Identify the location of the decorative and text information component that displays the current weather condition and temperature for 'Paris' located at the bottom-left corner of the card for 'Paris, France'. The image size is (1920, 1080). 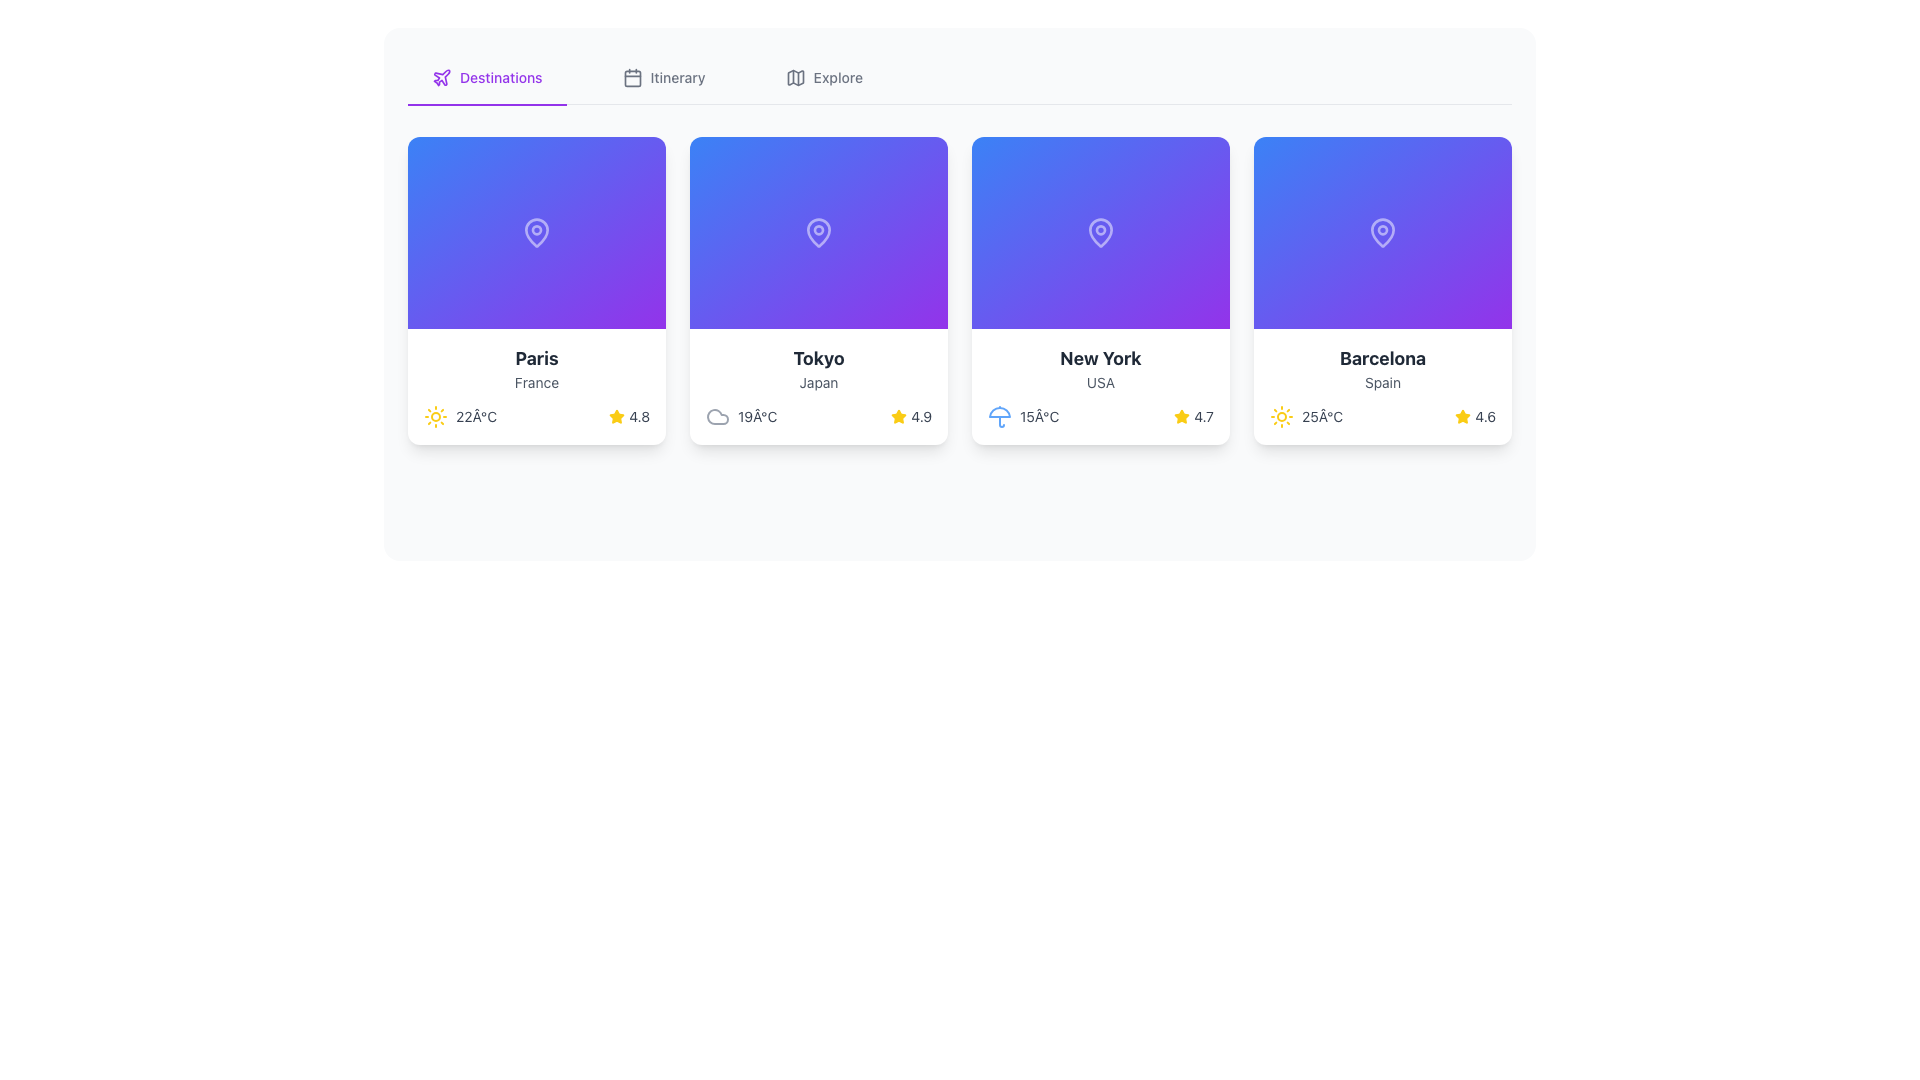
(459, 415).